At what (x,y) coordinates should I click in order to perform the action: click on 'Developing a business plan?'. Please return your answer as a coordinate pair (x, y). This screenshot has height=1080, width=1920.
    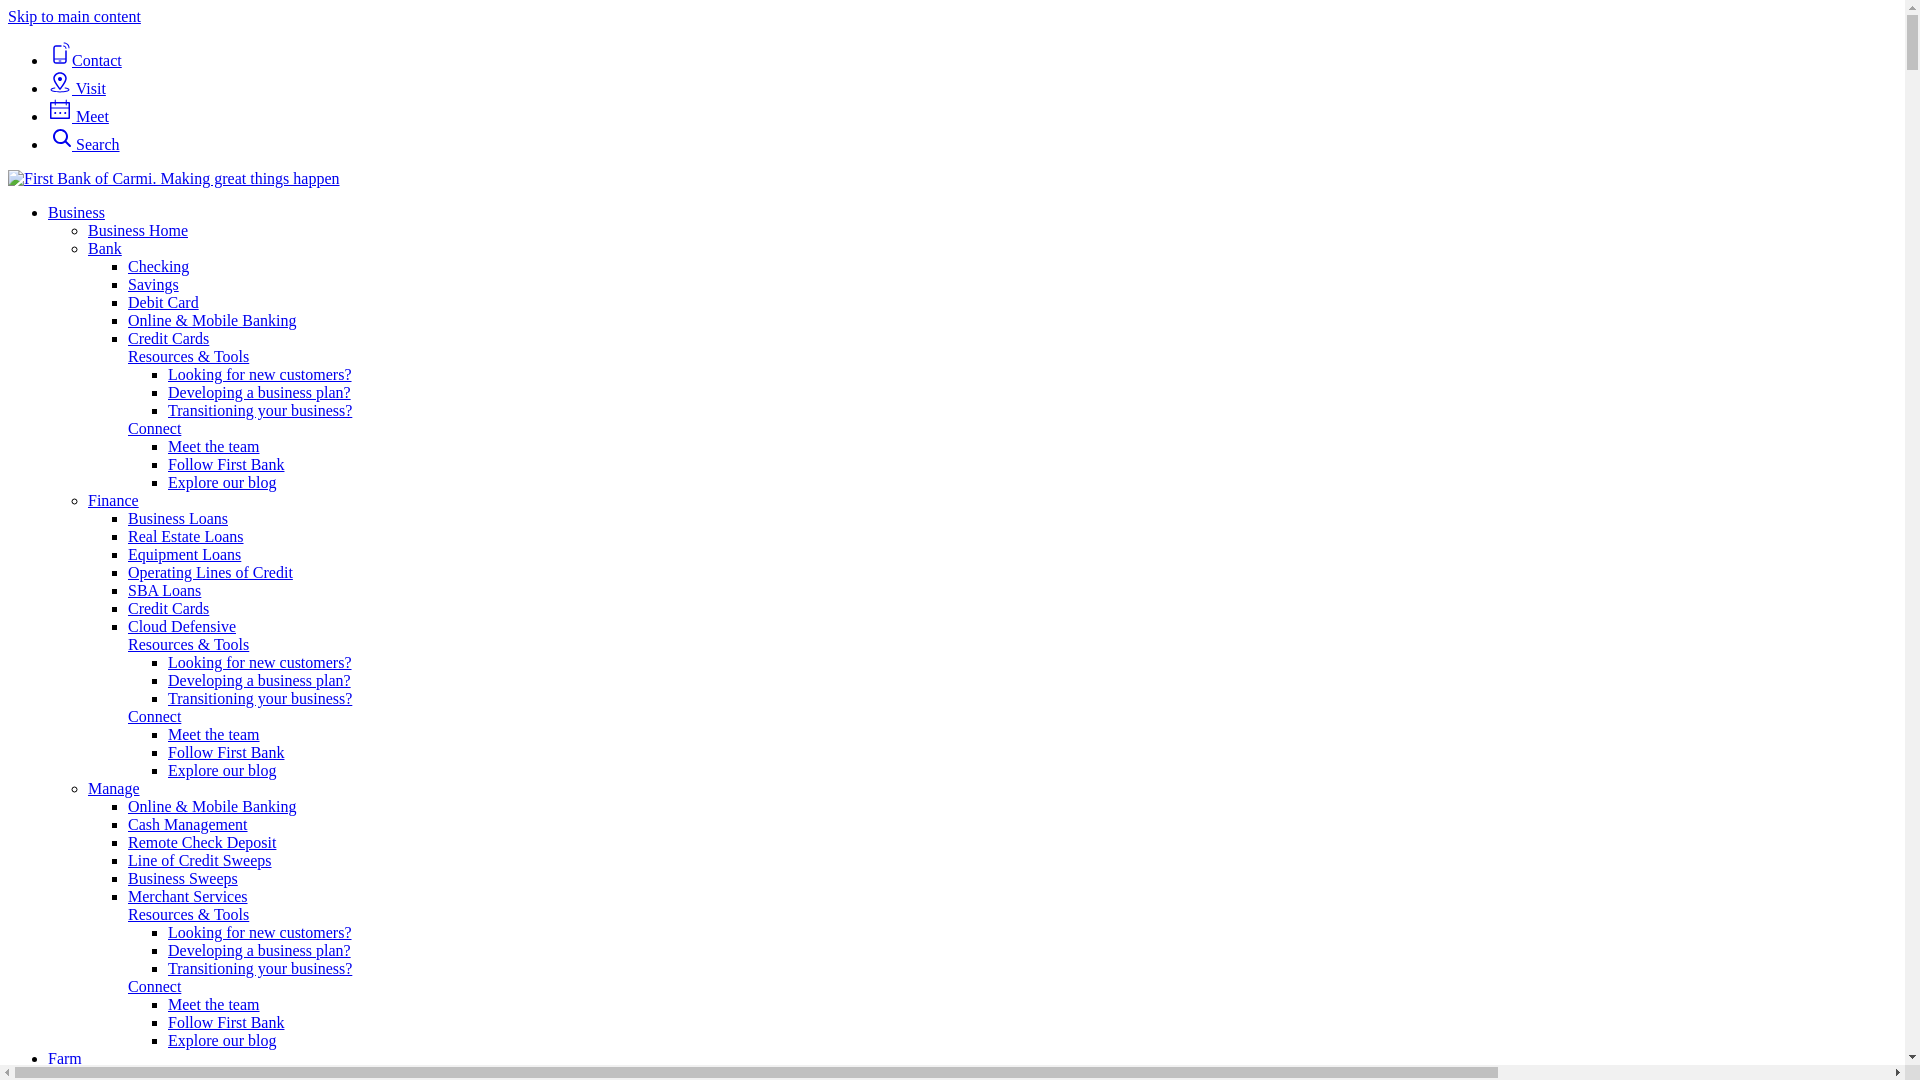
    Looking at the image, I should click on (168, 392).